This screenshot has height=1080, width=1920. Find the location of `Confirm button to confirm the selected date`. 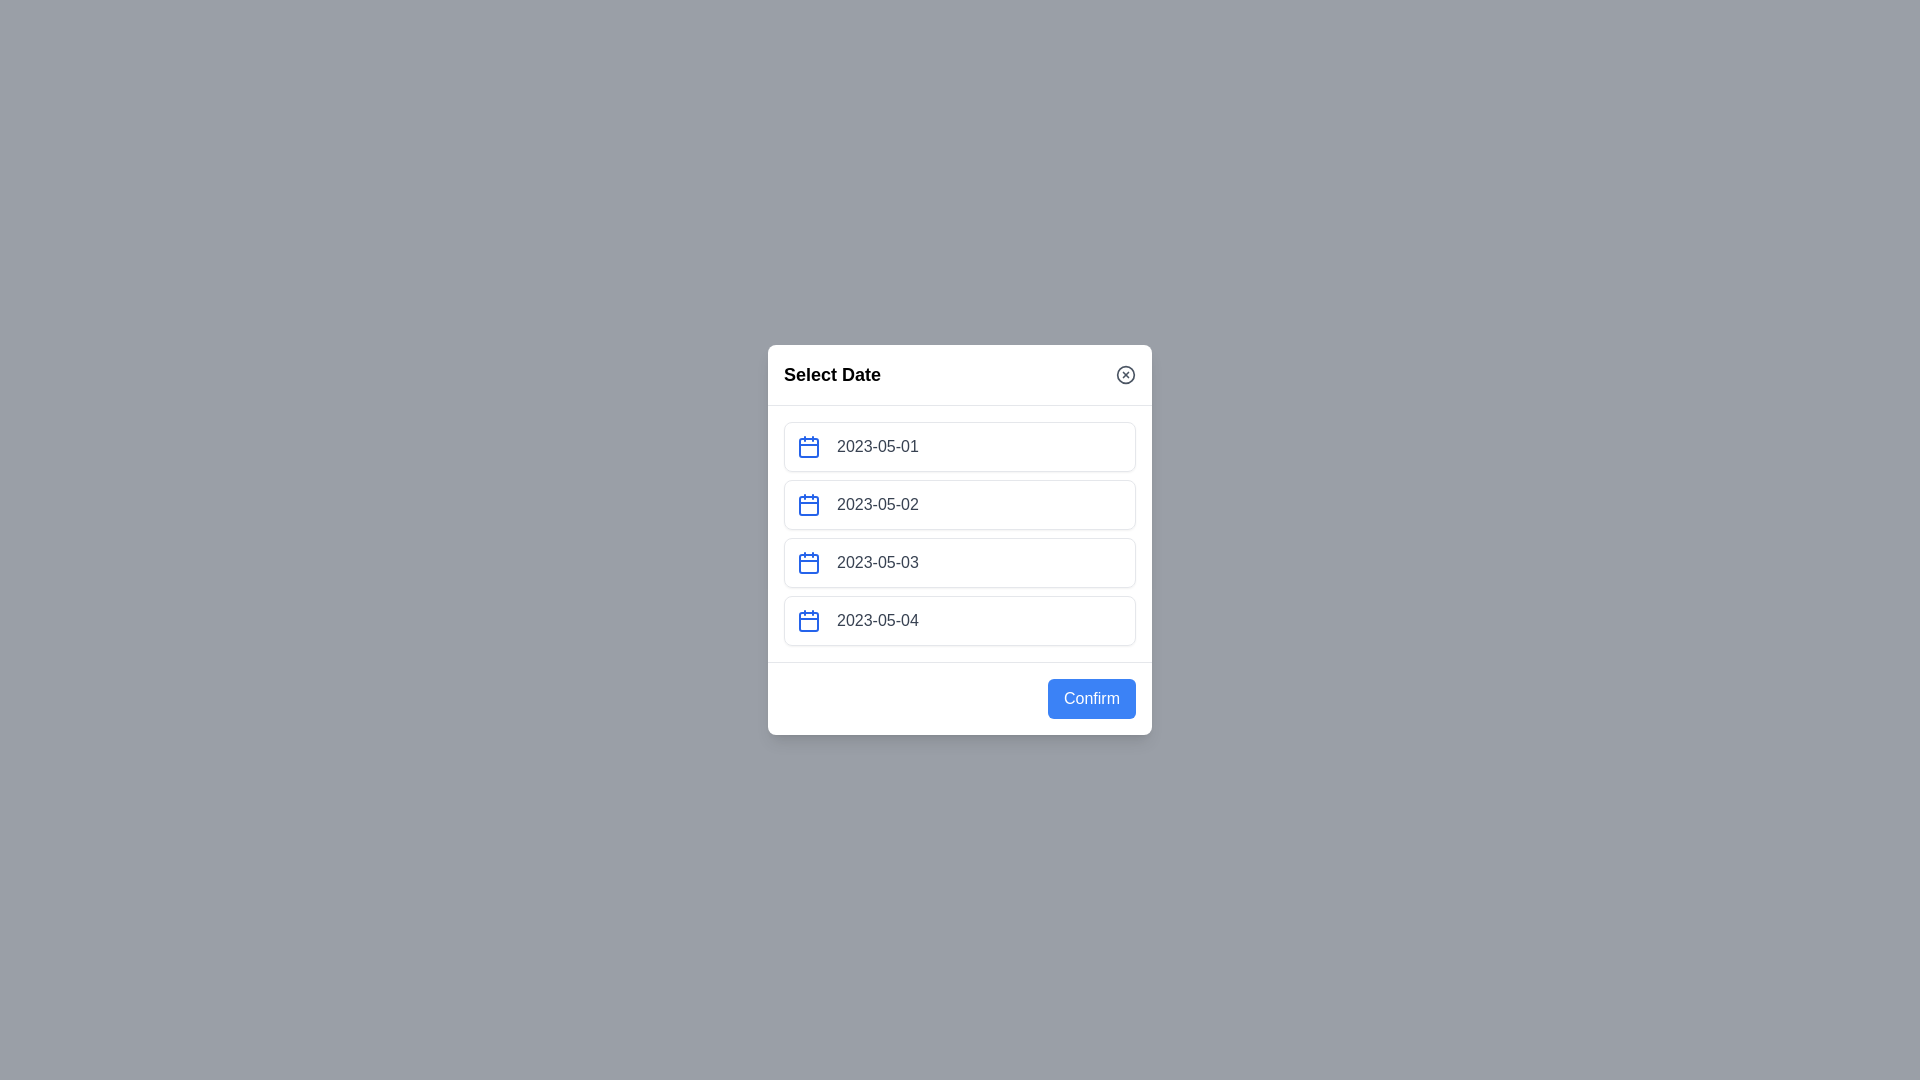

Confirm button to confirm the selected date is located at coordinates (1090, 697).